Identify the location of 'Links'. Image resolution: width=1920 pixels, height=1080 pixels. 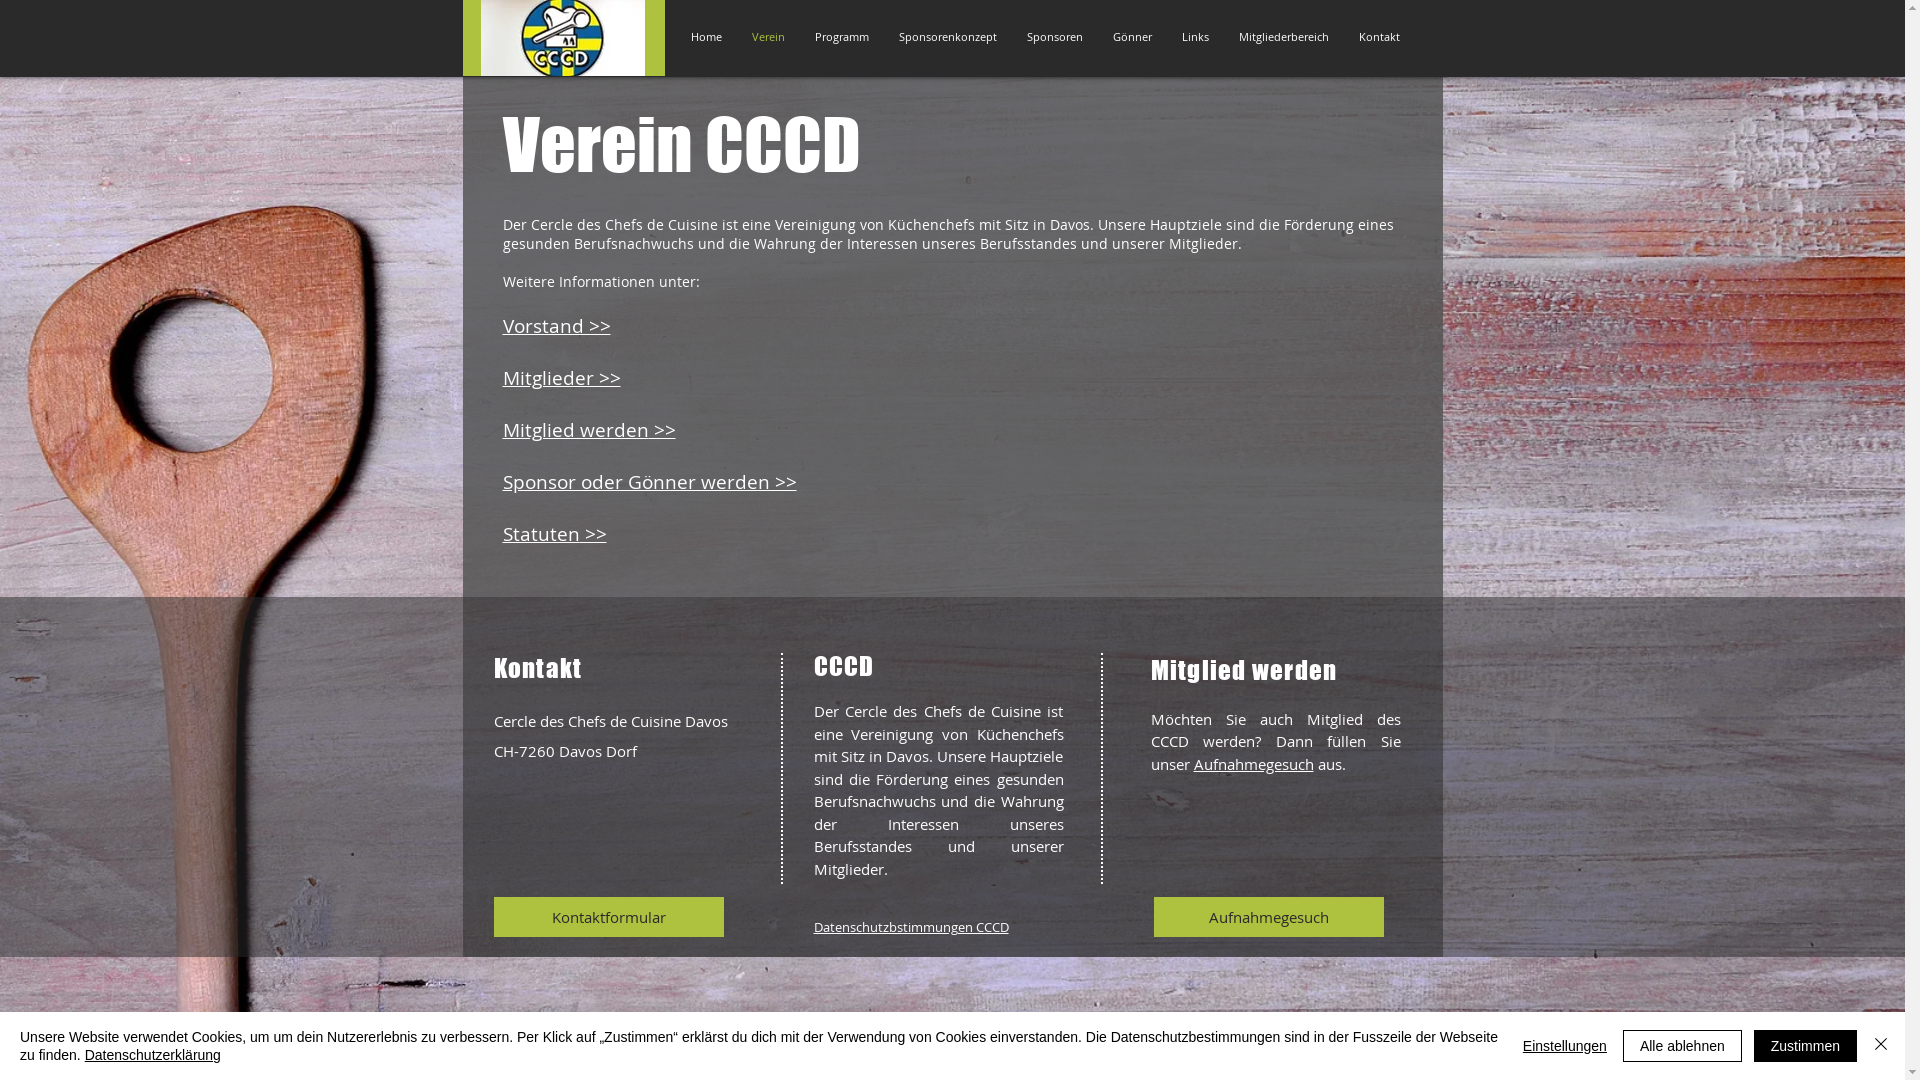
(1194, 37).